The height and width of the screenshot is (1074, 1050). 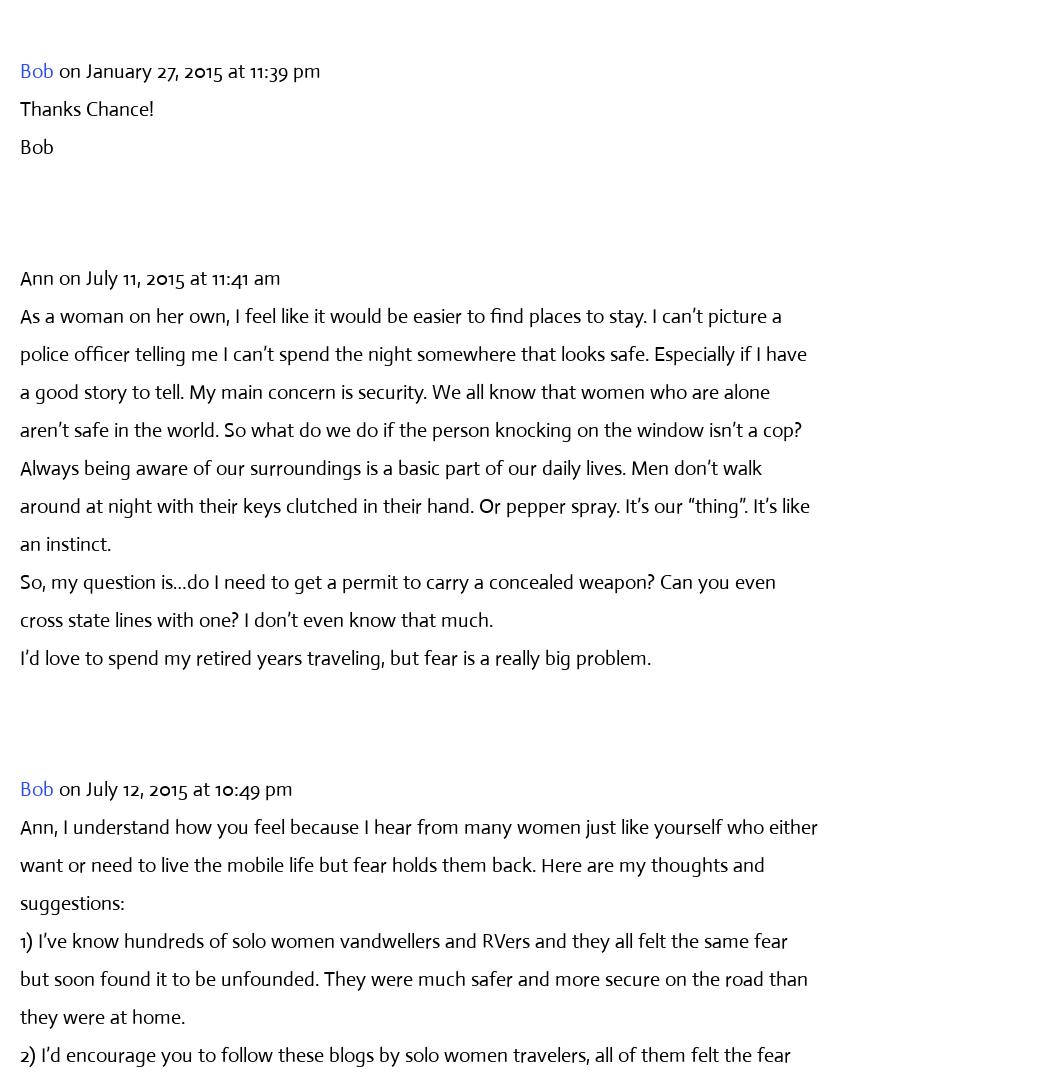 I want to click on 'Ann', so click(x=36, y=277).